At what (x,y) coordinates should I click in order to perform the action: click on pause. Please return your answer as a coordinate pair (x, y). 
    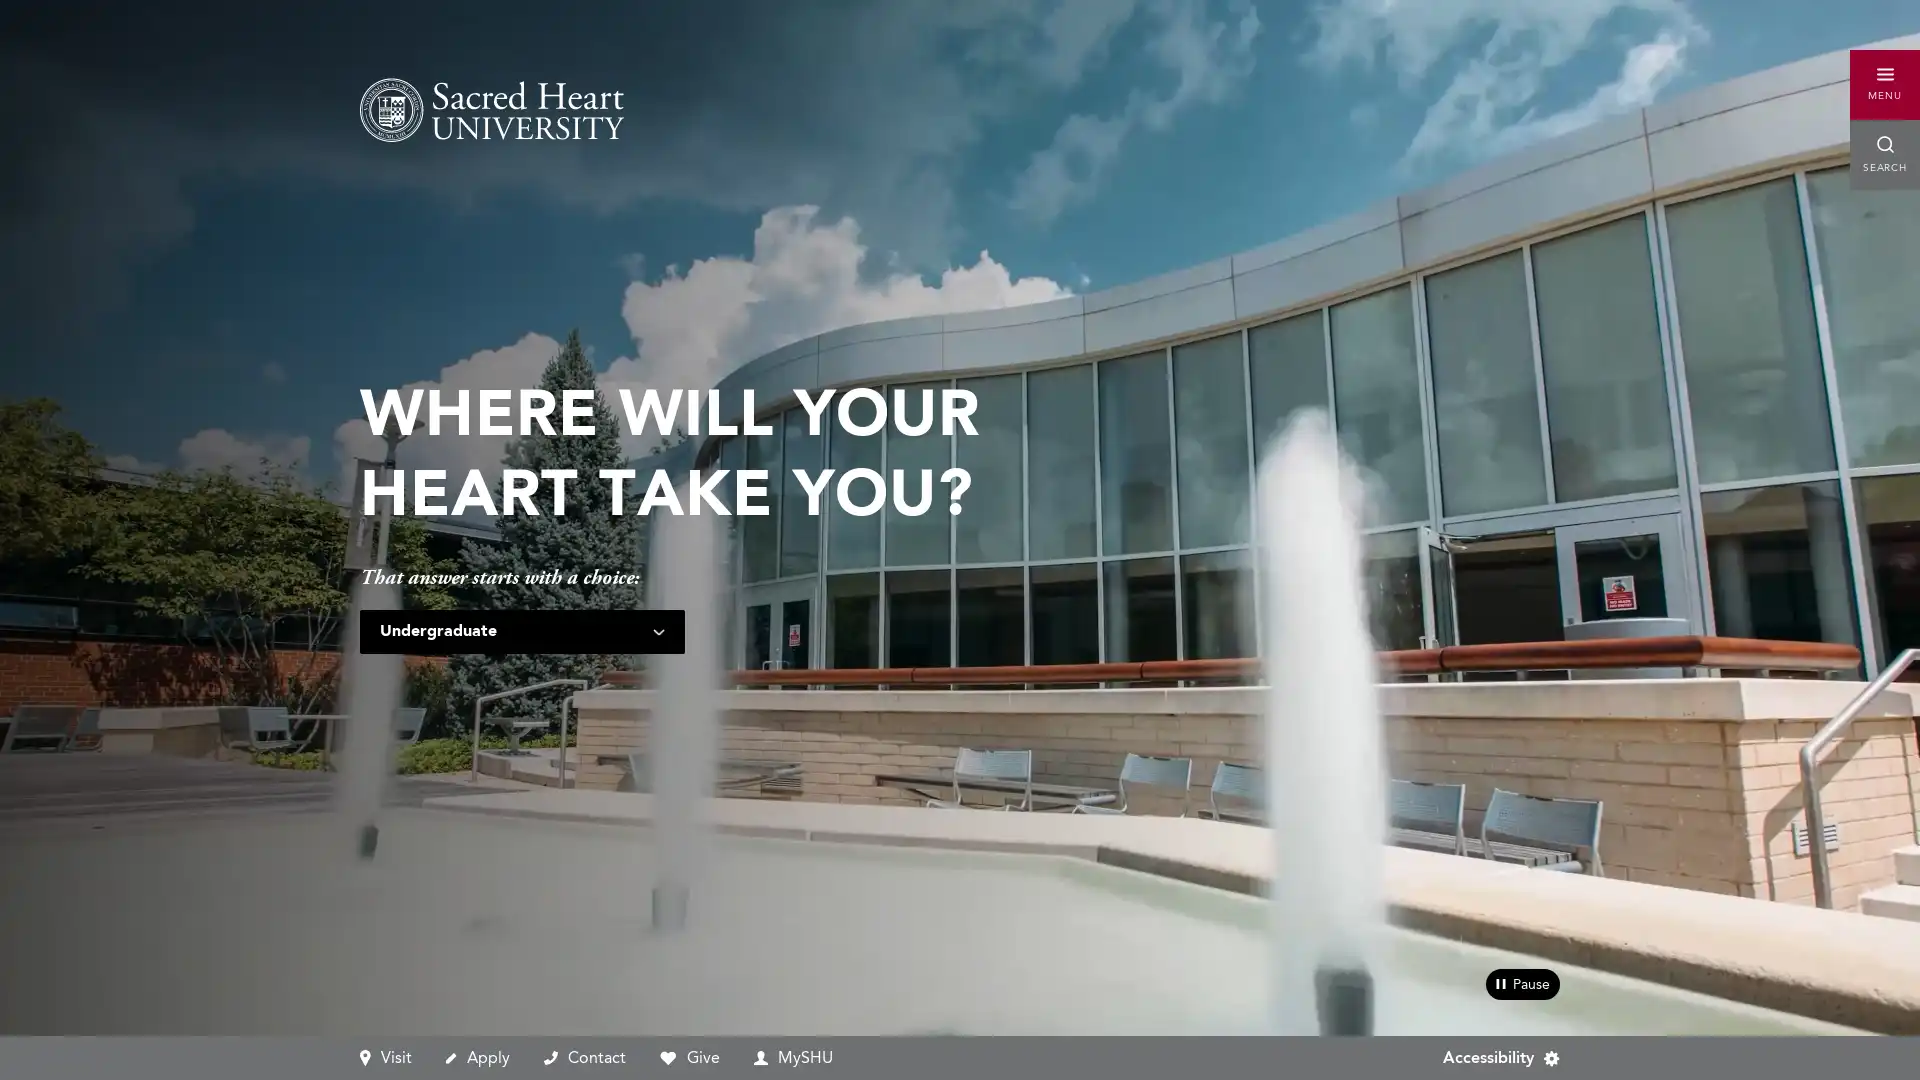
    Looking at the image, I should click on (1521, 983).